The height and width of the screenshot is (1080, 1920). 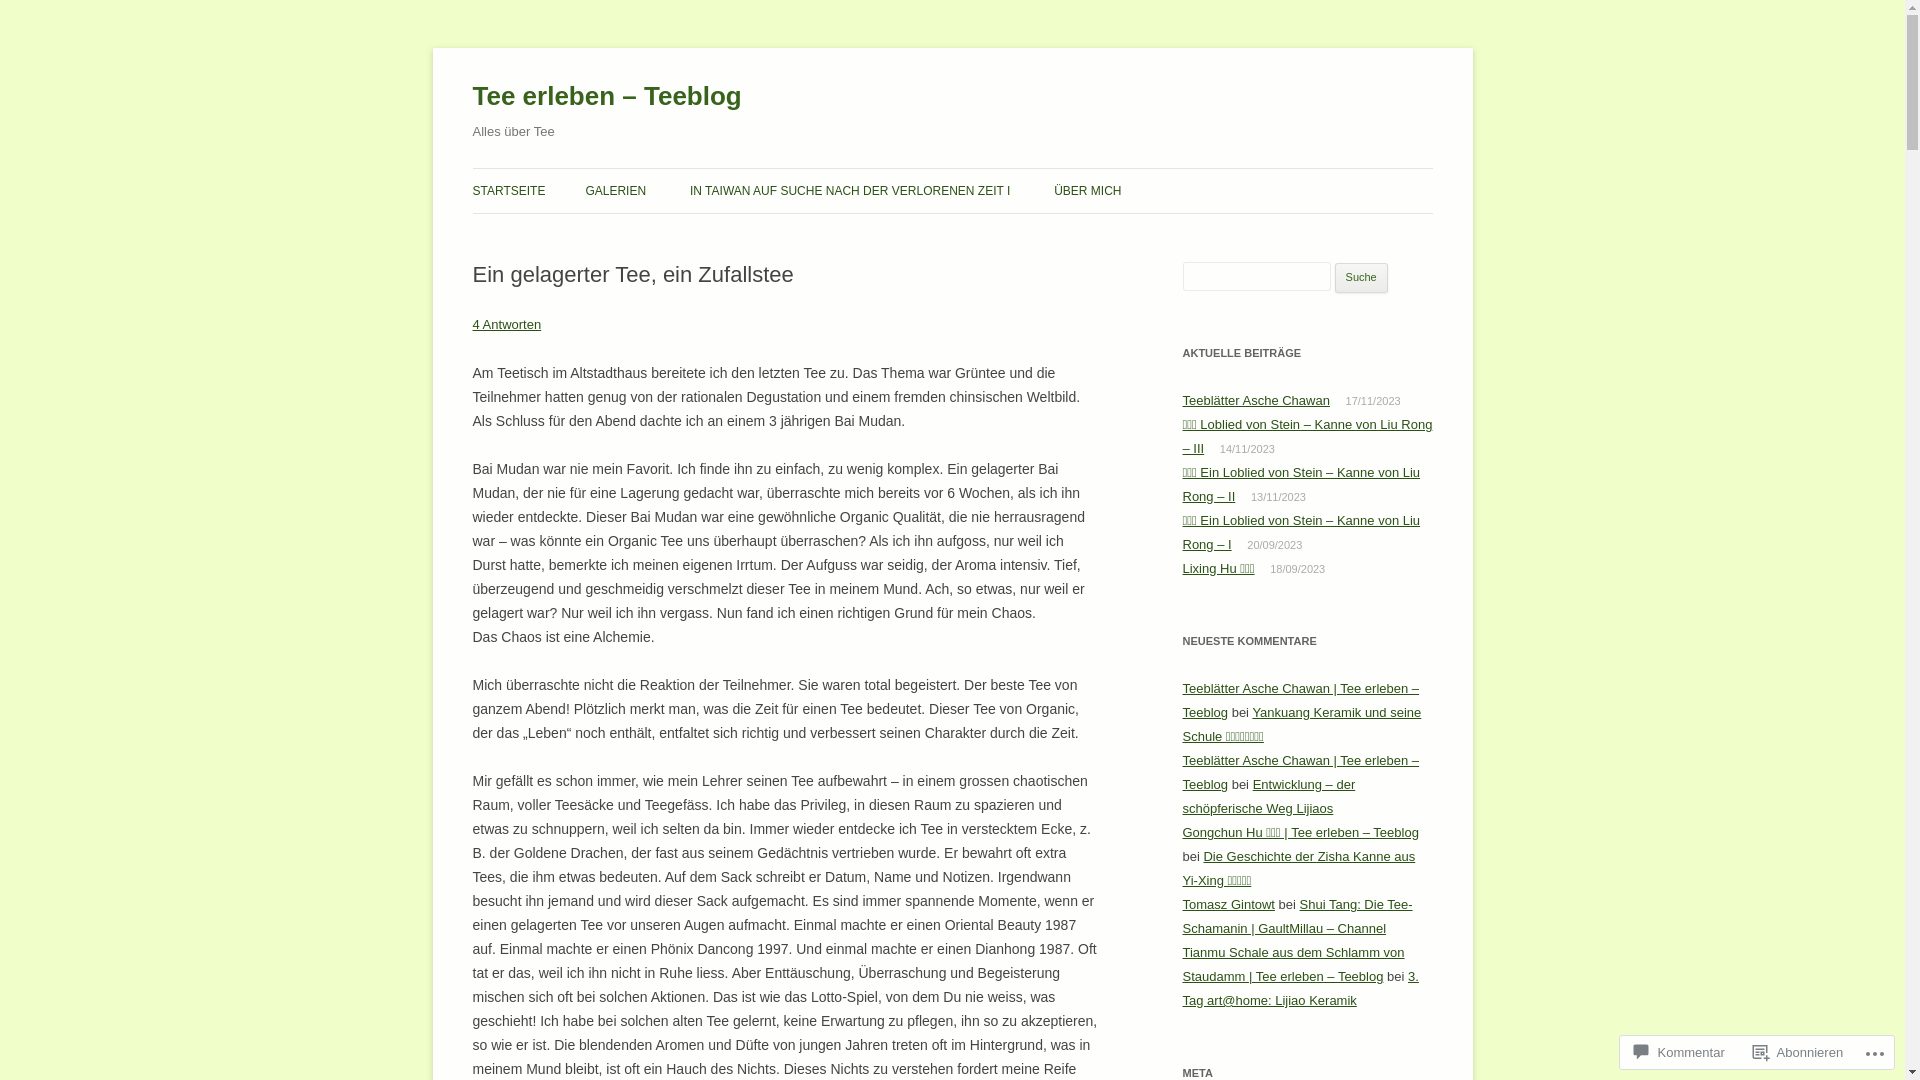 What do you see at coordinates (849, 191) in the screenshot?
I see `'IN TAIWAN AUF SUCHE NACH DER VERLORENEN ZEIT I'` at bounding box center [849, 191].